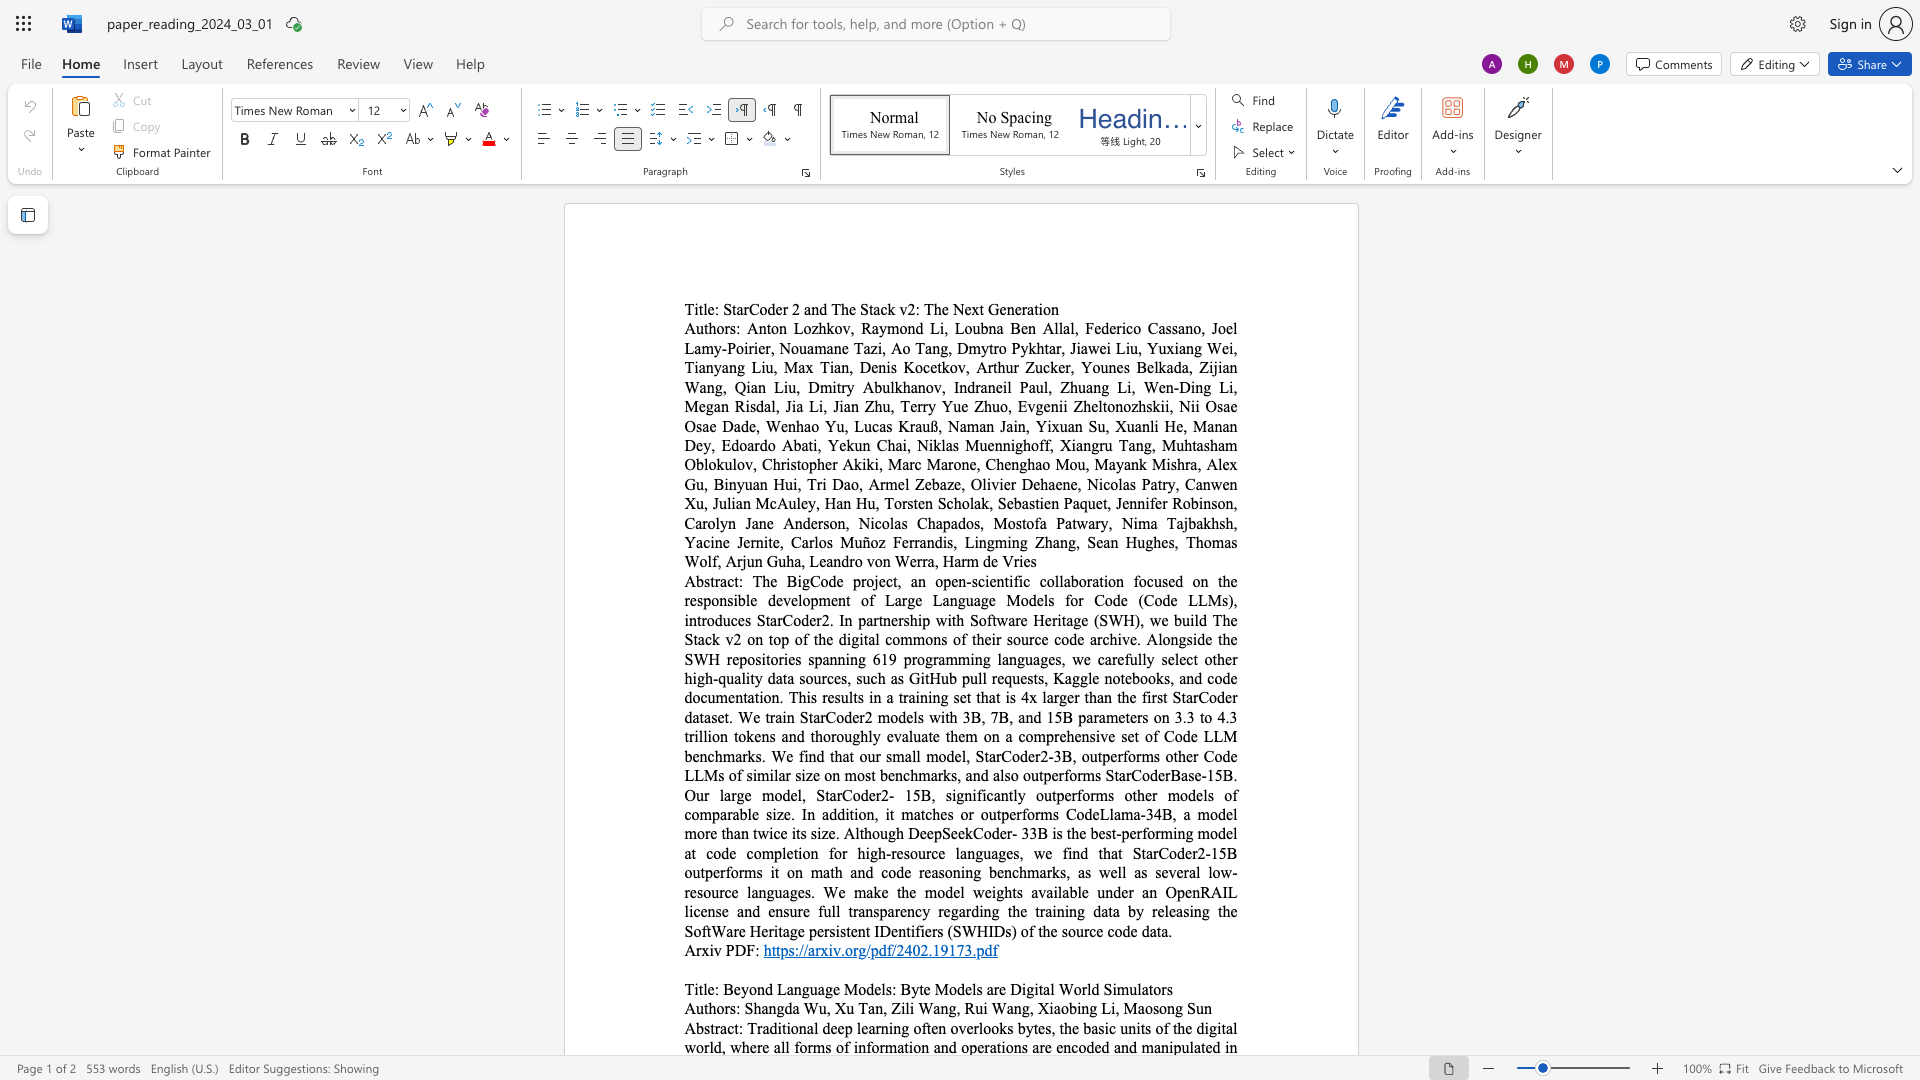  I want to click on the 1th character "D" in the text, so click(1016, 988).